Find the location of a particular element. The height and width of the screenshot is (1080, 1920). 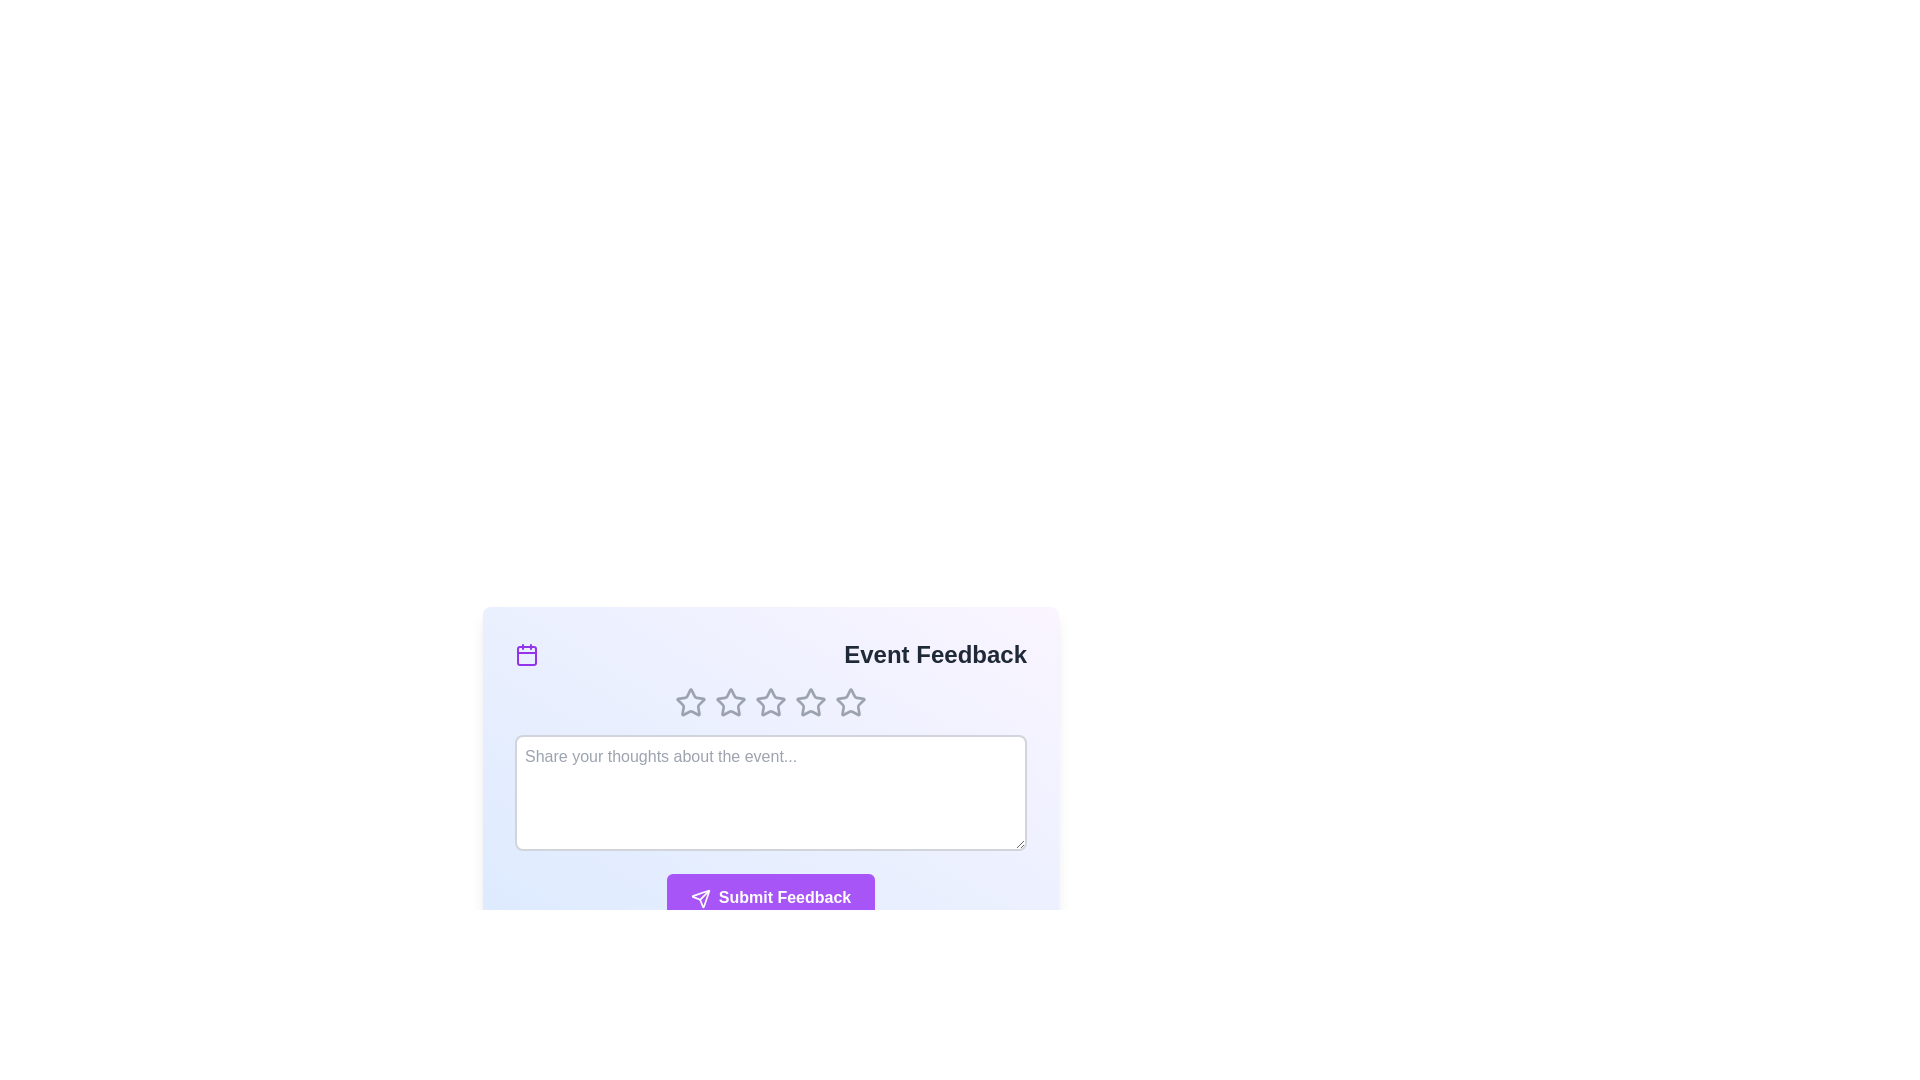

the interactive star icon located on the rightmost side of the rating component under the 'Event Feedback' heading is located at coordinates (850, 701).